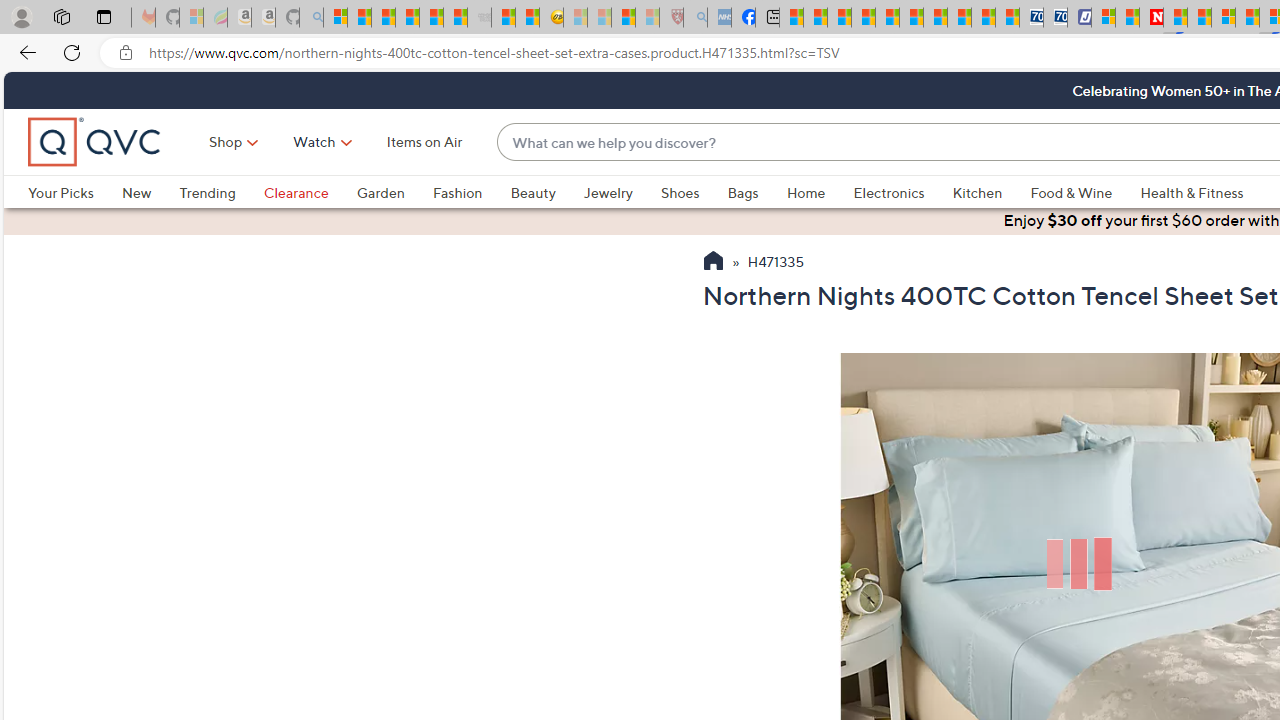 The image size is (1280, 720). Describe the element at coordinates (532, 192) in the screenshot. I see `'Beauty'` at that location.